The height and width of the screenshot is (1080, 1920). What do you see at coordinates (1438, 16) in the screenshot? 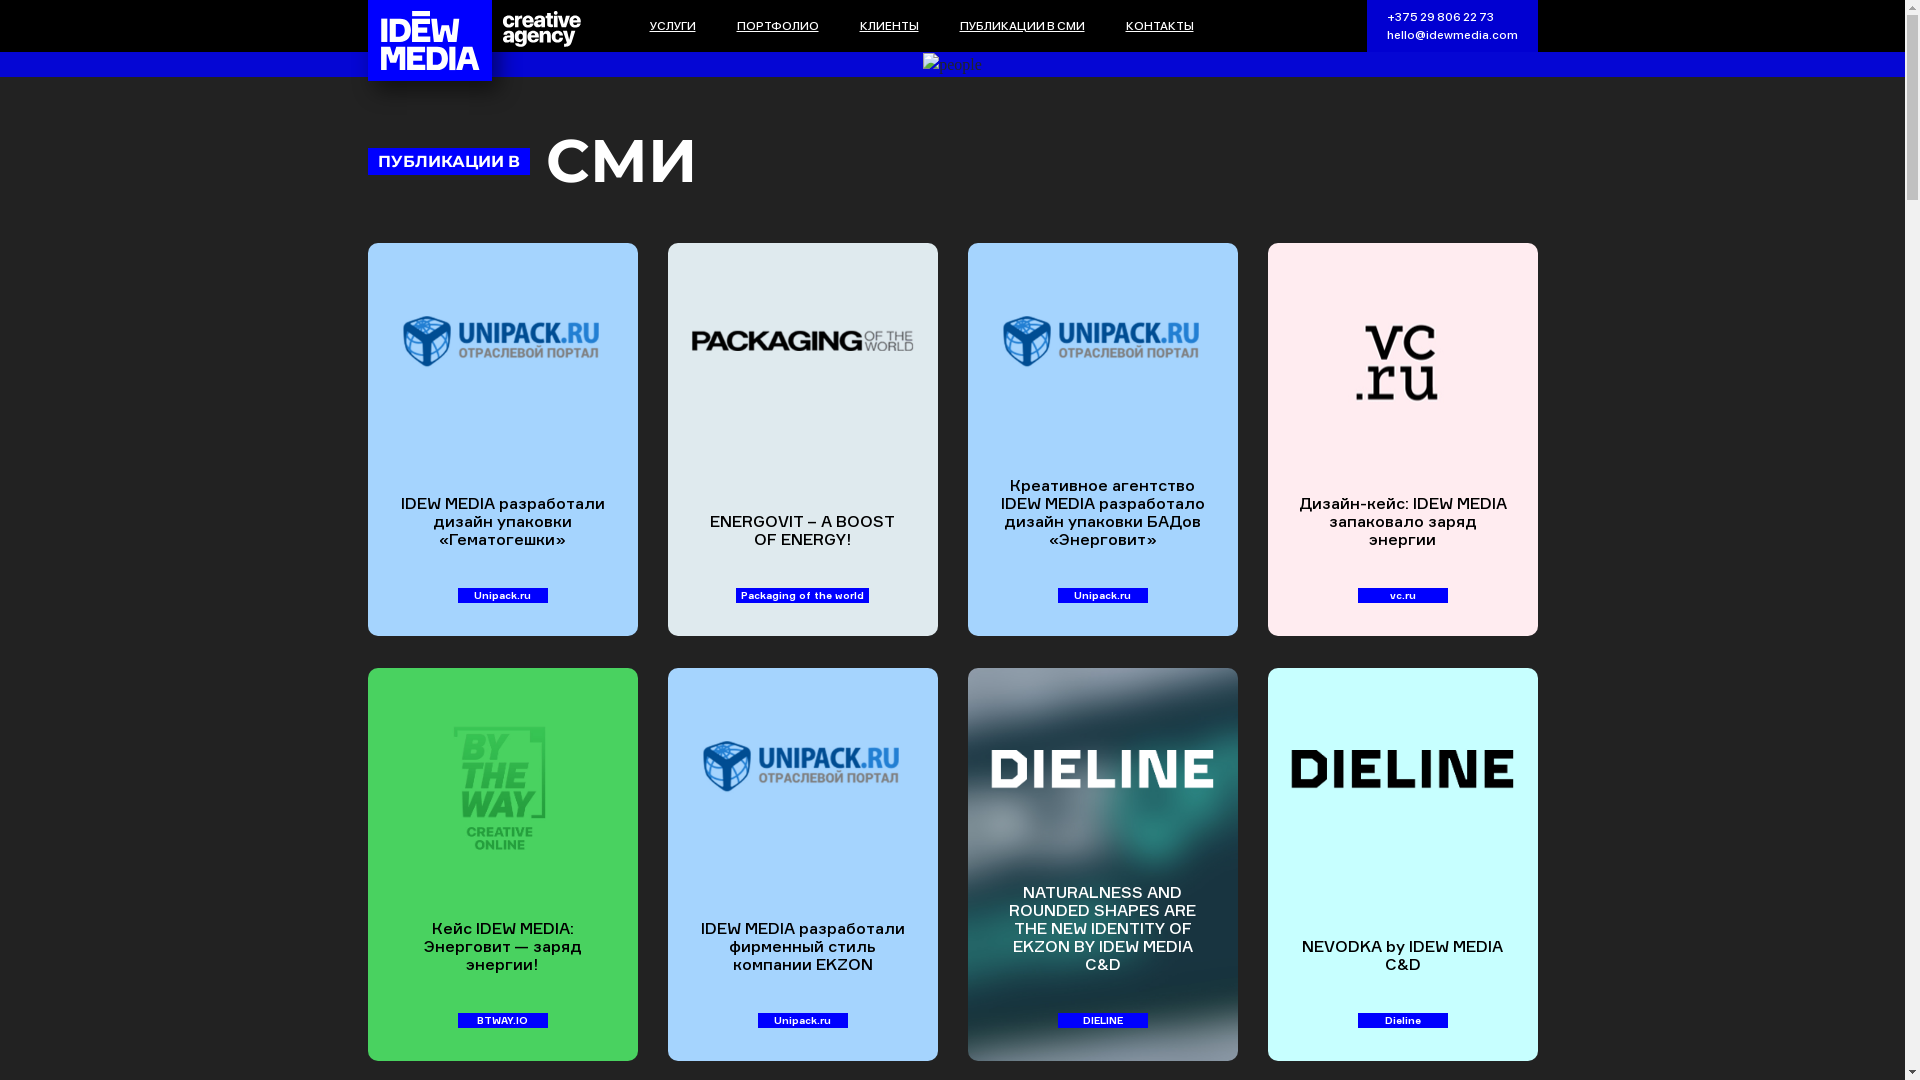
I see `'+375 29 806 22 73'` at bounding box center [1438, 16].